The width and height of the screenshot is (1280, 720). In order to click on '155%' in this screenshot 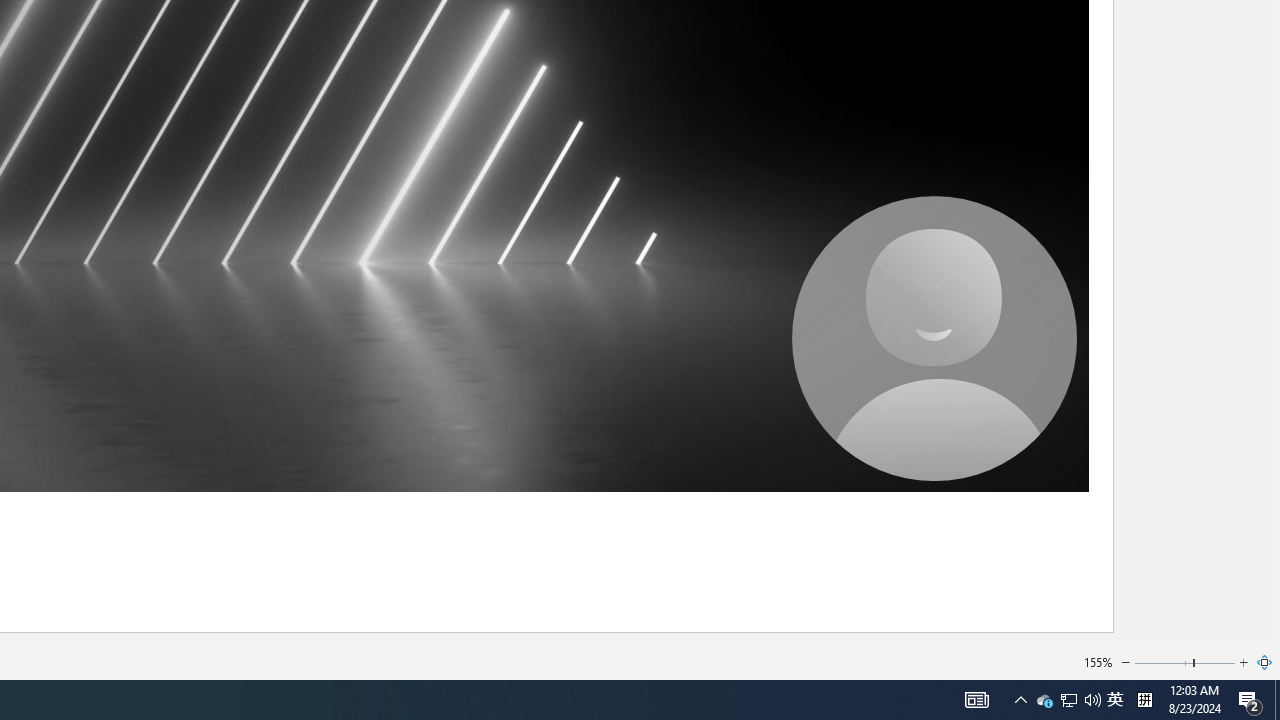, I will do `click(1097, 662)`.